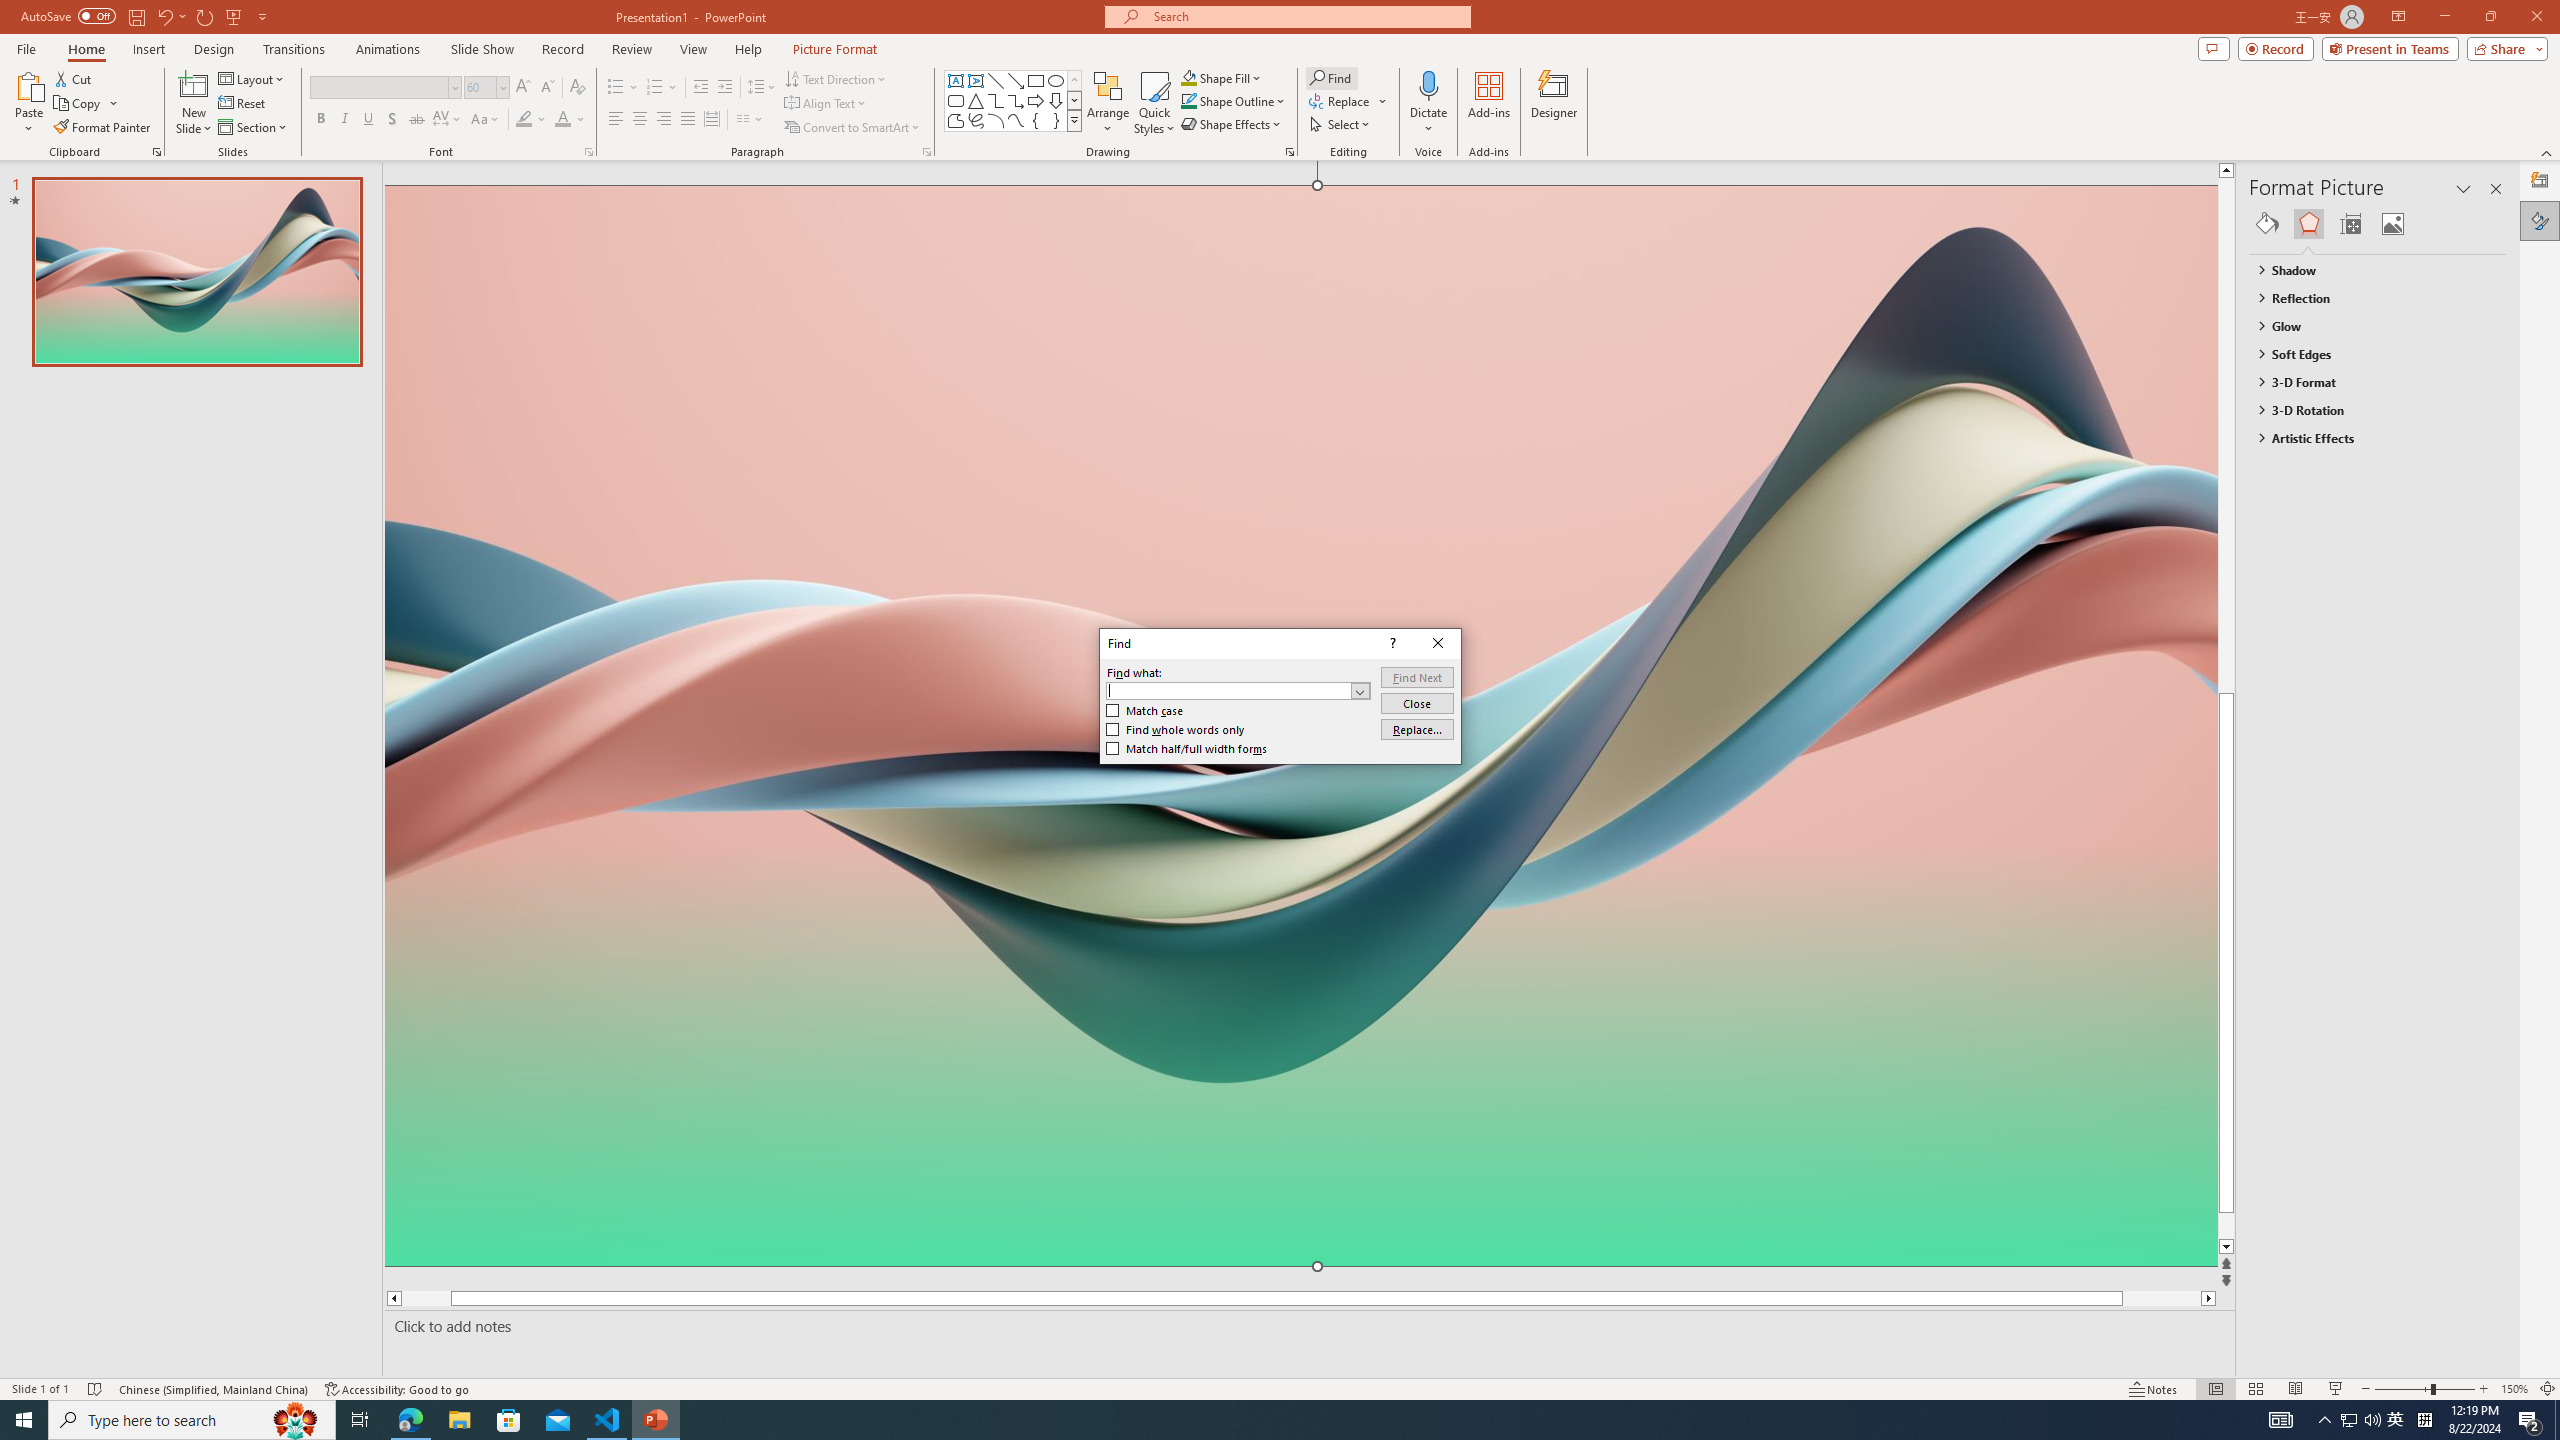  I want to click on 'Oval', so click(1055, 80).